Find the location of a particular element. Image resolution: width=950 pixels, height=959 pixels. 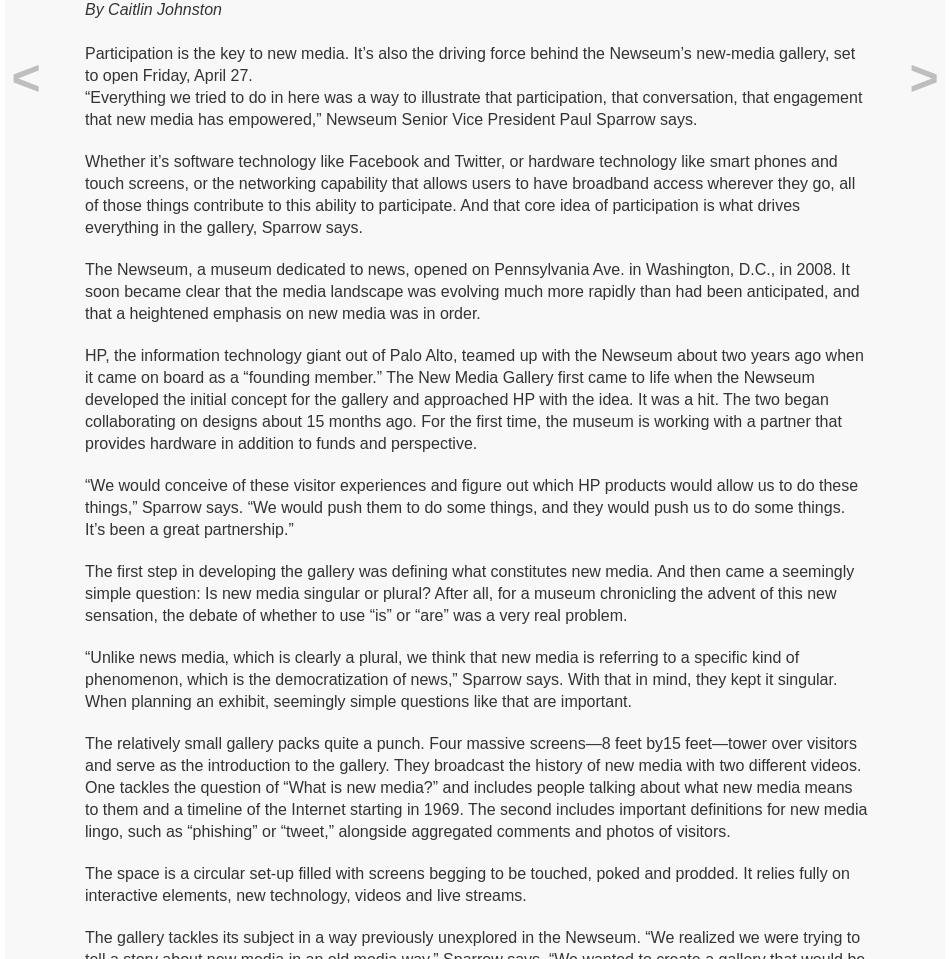

'“Unlike news media, which is clearly a plural, we think that new media is referring to a specific kind of phenomenon, which is the democratization of news,” Sparrow says. With that in mind, they kept it singular. When planning an exhibit, seemingly simple questions like that are important.' is located at coordinates (85, 678).